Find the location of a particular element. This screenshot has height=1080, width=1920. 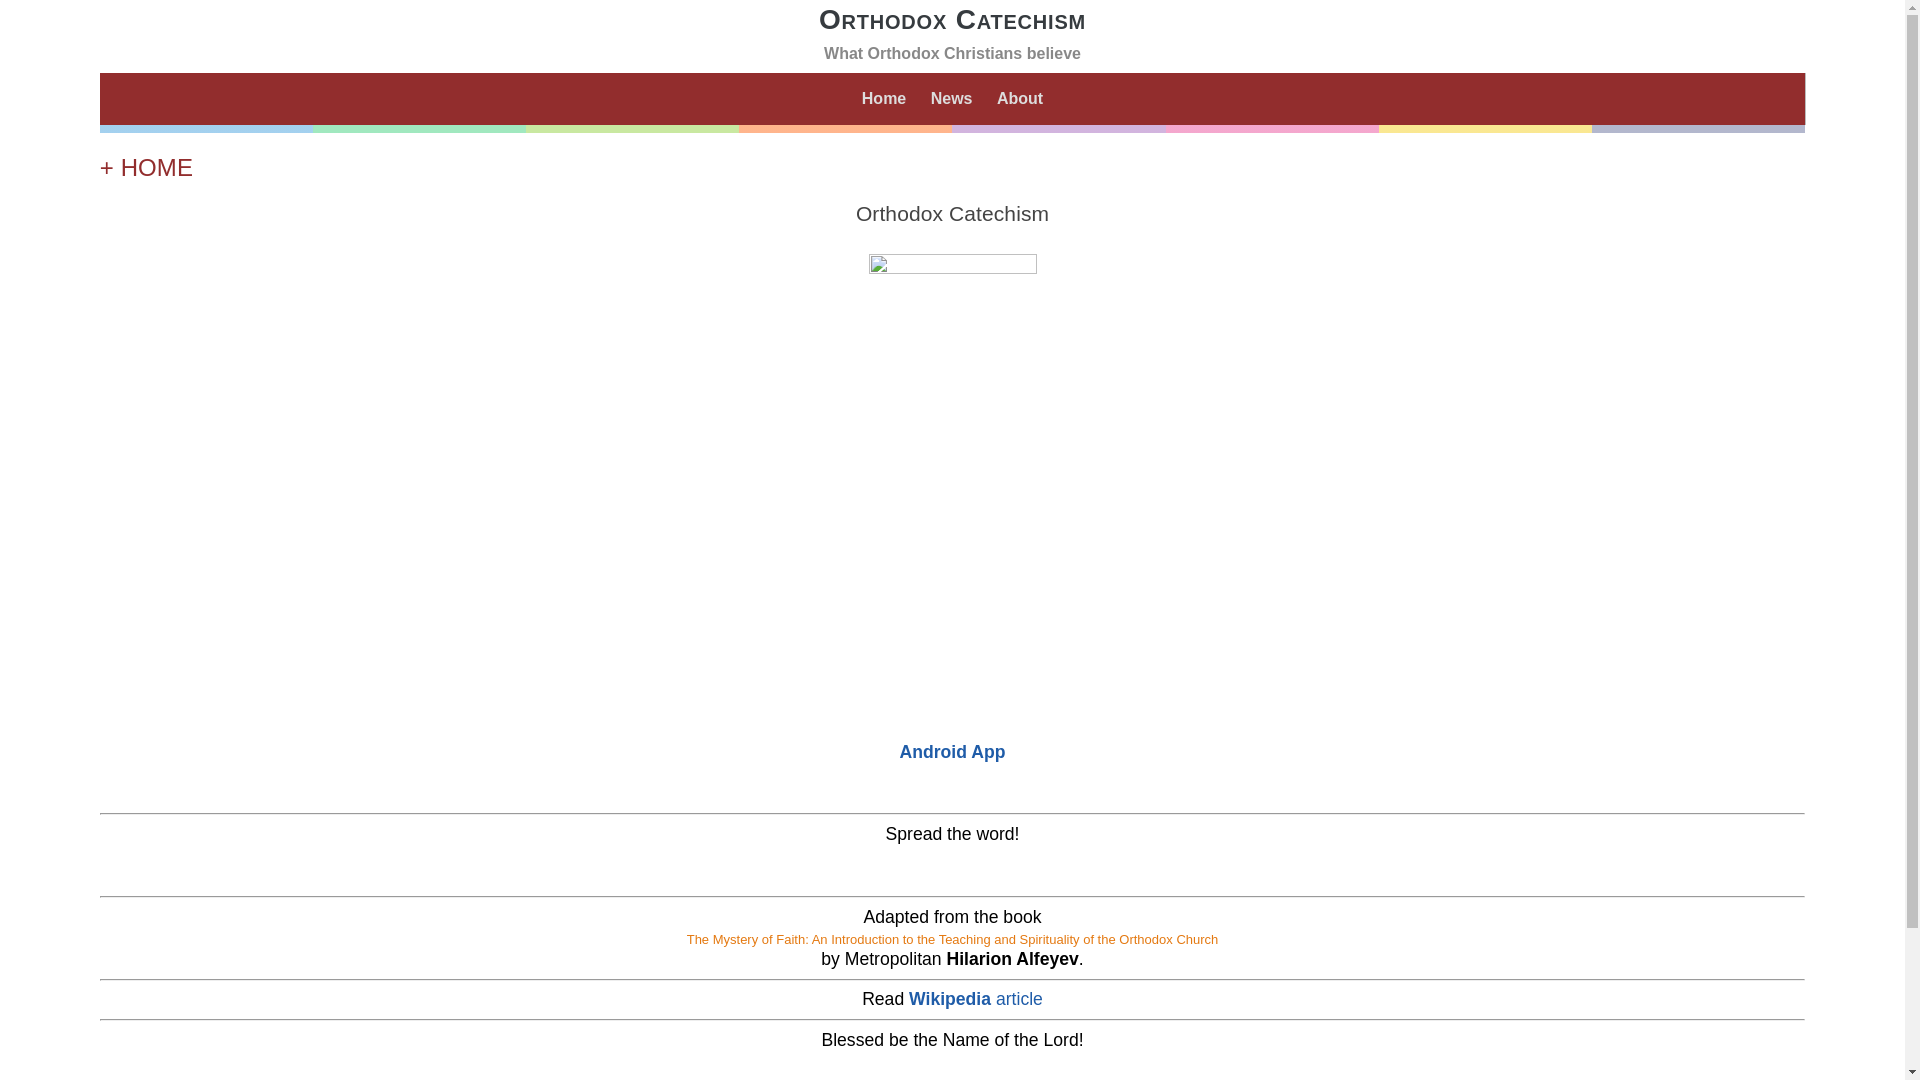

'Table of Contents' is located at coordinates (951, 667).